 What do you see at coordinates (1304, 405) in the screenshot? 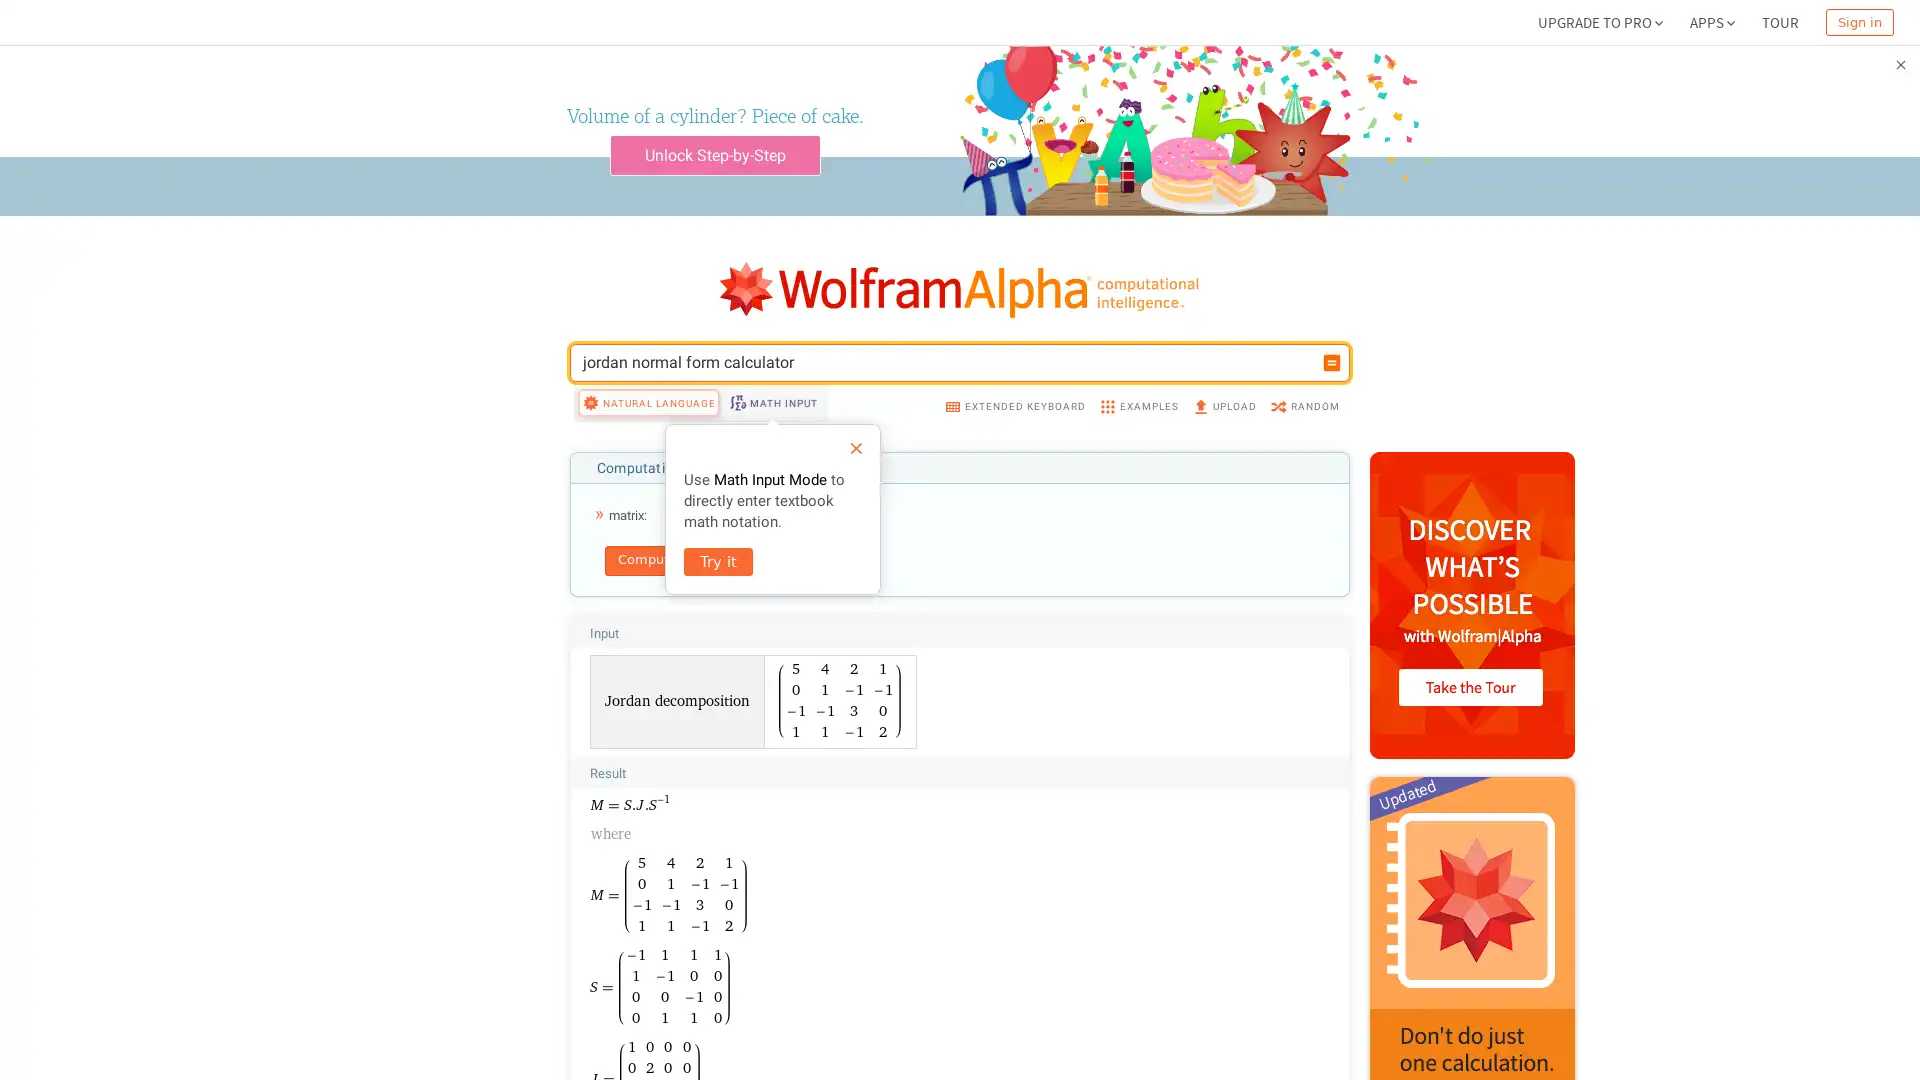
I see `RANDOM` at bounding box center [1304, 405].